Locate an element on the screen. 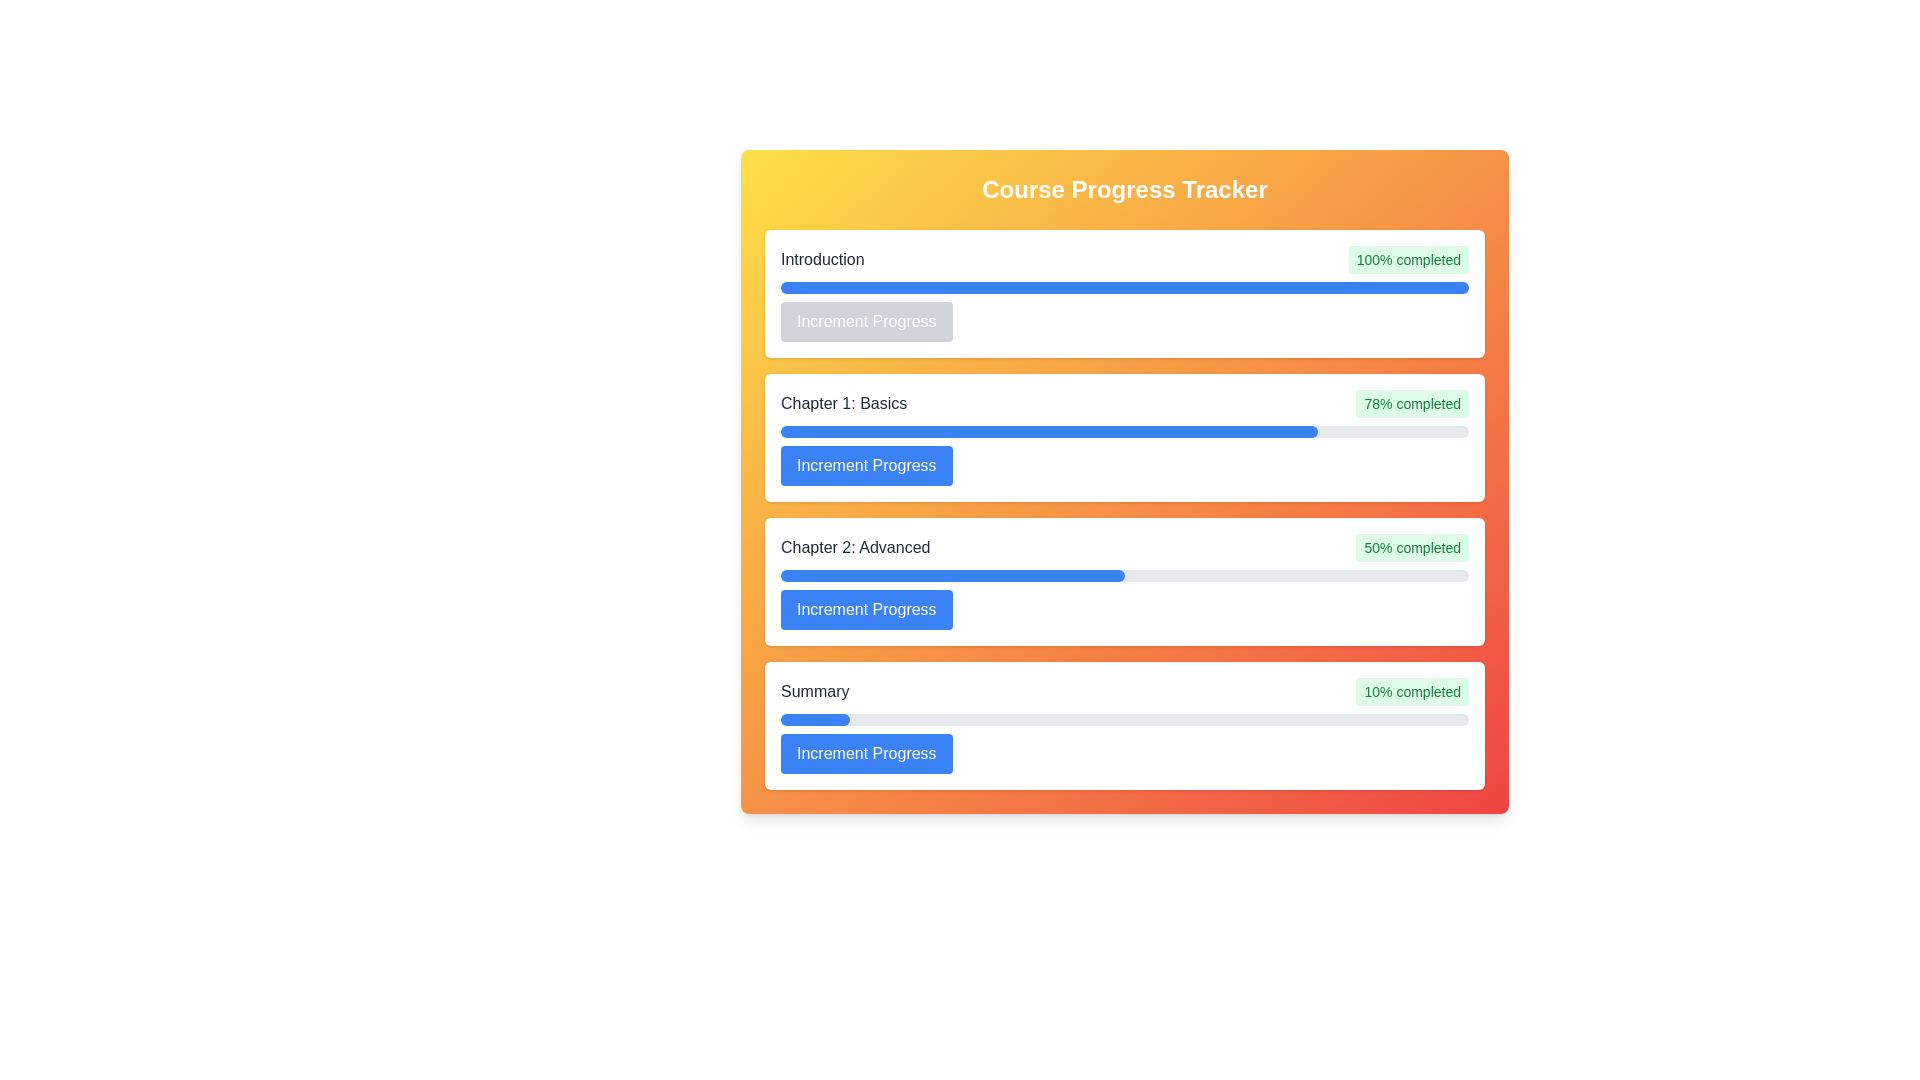  the interactive progress increment button located in the 'Chapter 1: Basics' section, directly below the progress bar and next to the '78% completed' label is located at coordinates (866, 466).